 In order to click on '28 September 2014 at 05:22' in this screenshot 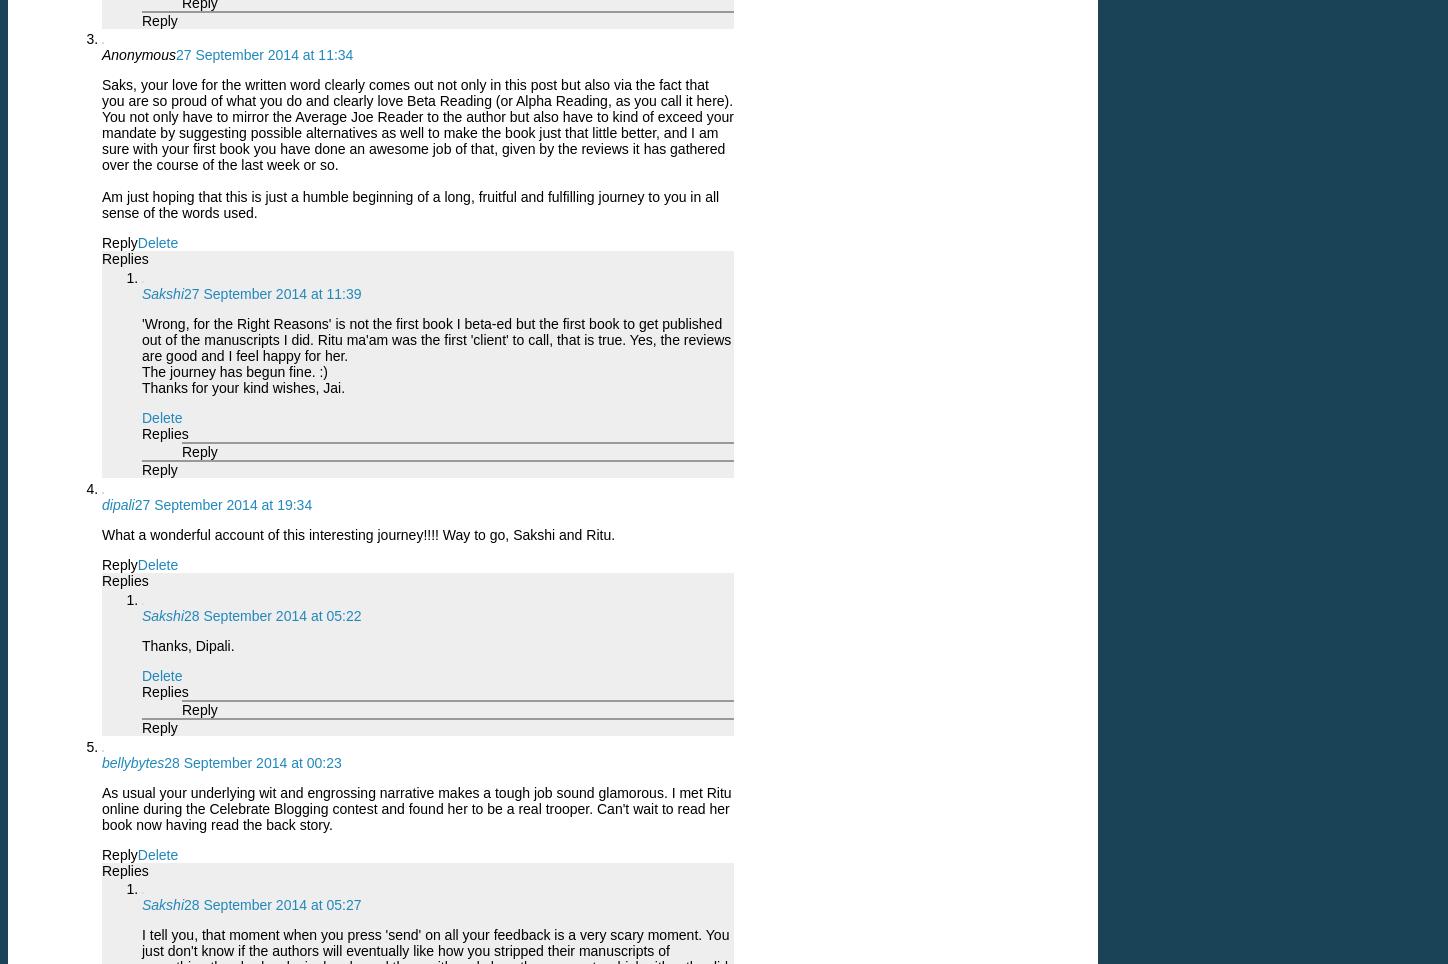, I will do `click(272, 615)`.